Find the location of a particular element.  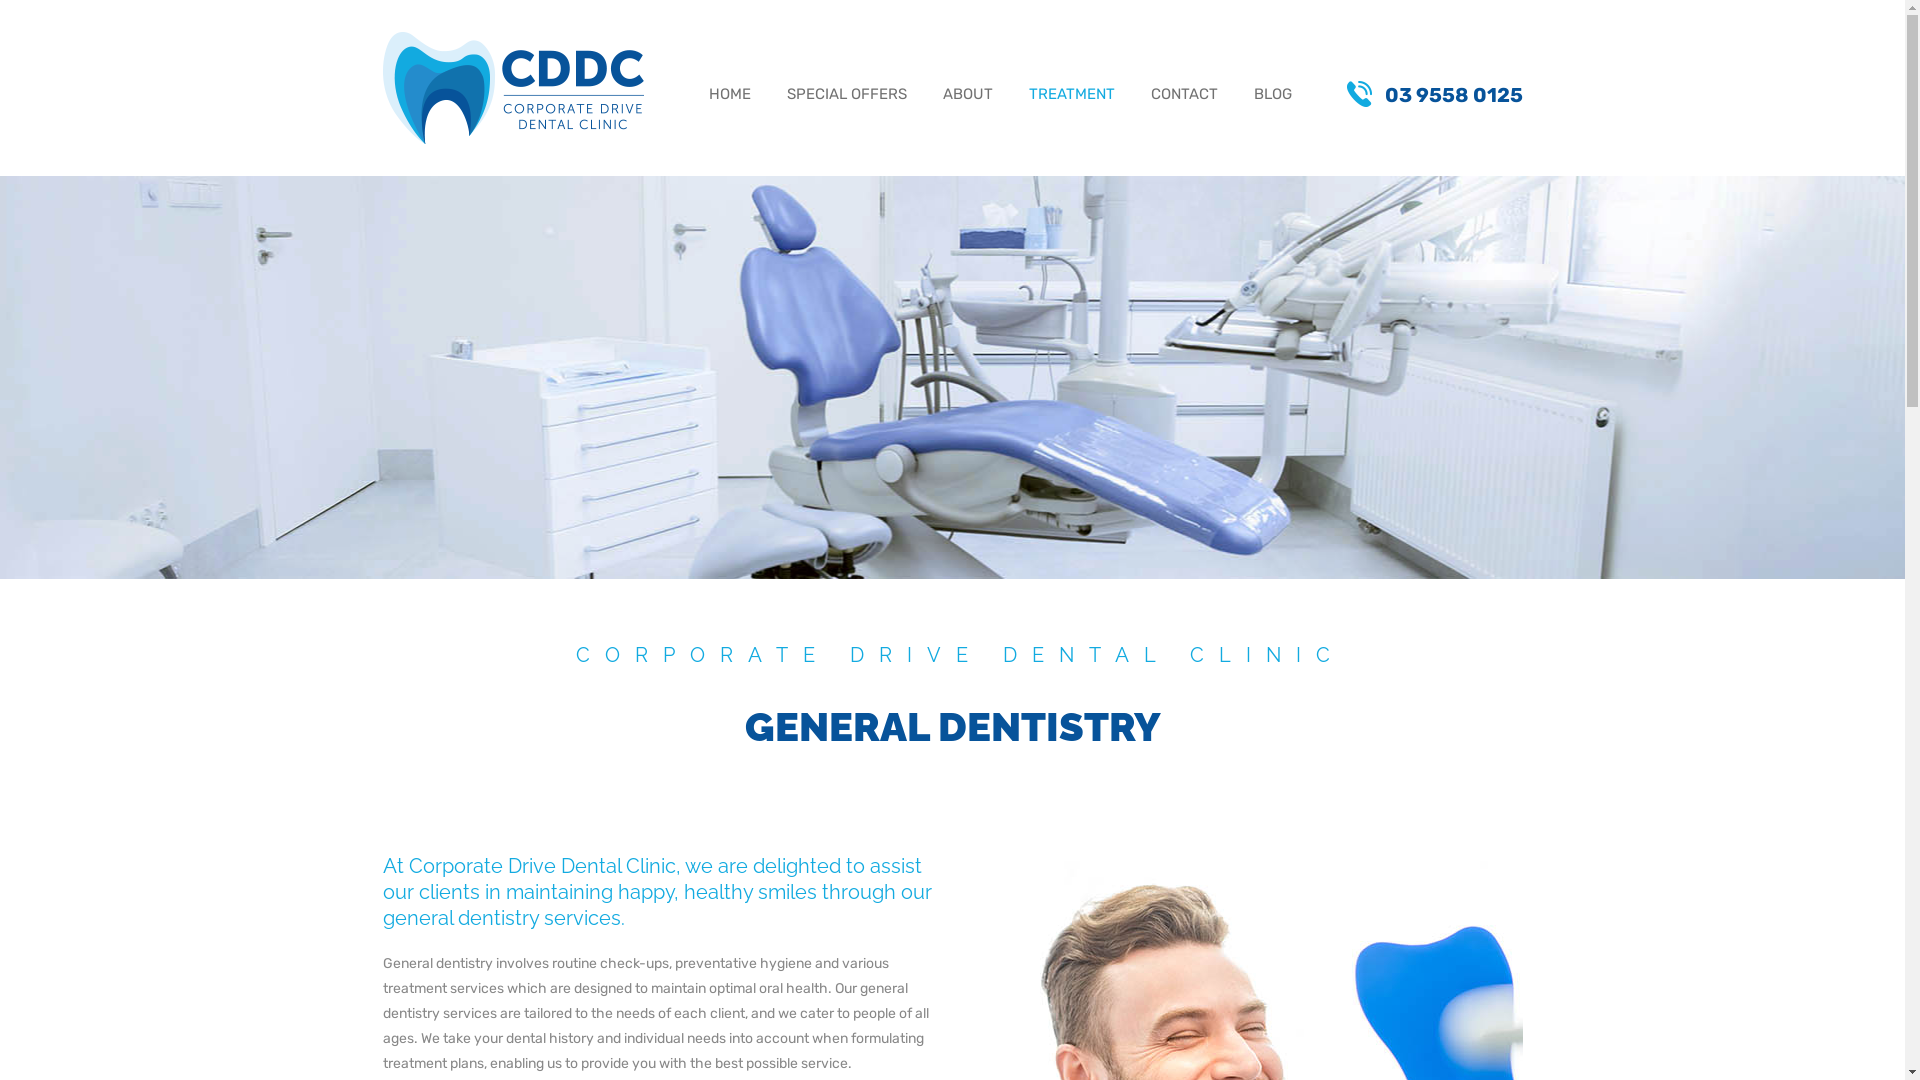

'ABOUT' is located at coordinates (966, 96).